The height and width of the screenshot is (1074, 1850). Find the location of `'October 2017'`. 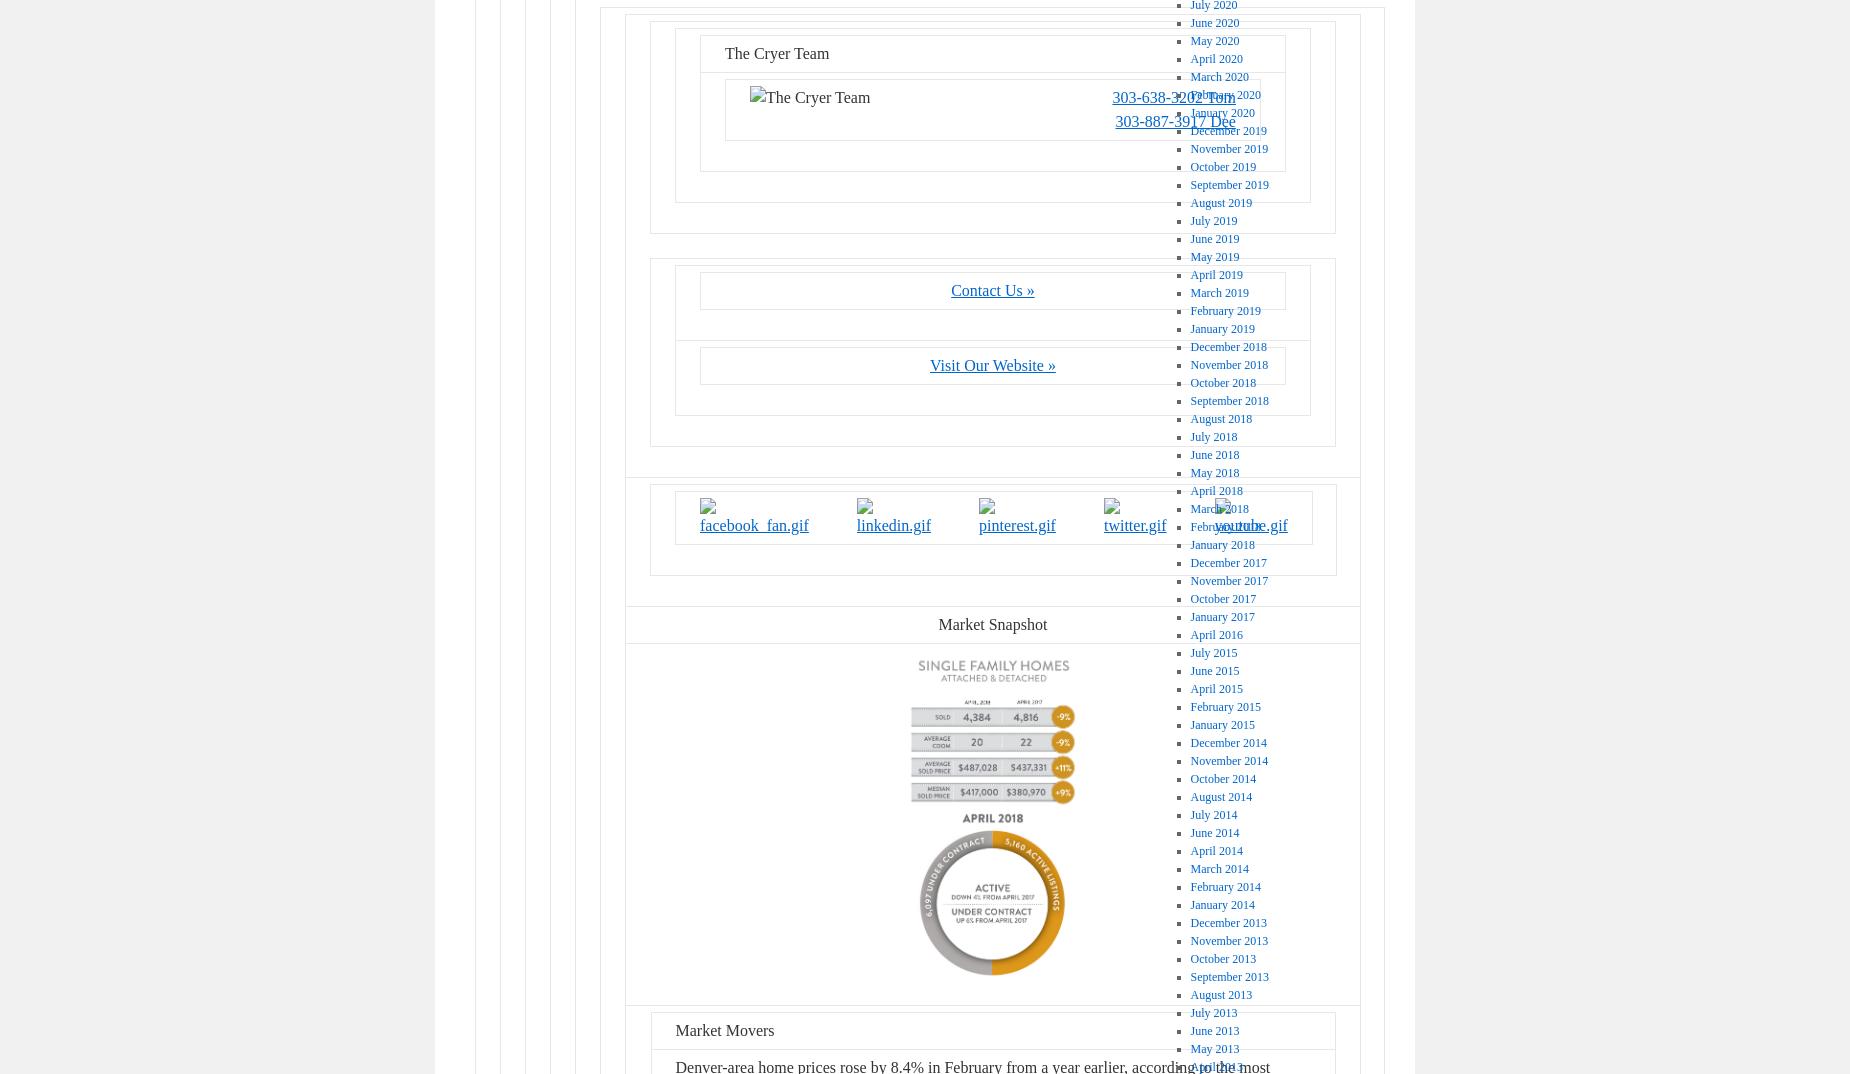

'October 2017' is located at coordinates (1222, 598).